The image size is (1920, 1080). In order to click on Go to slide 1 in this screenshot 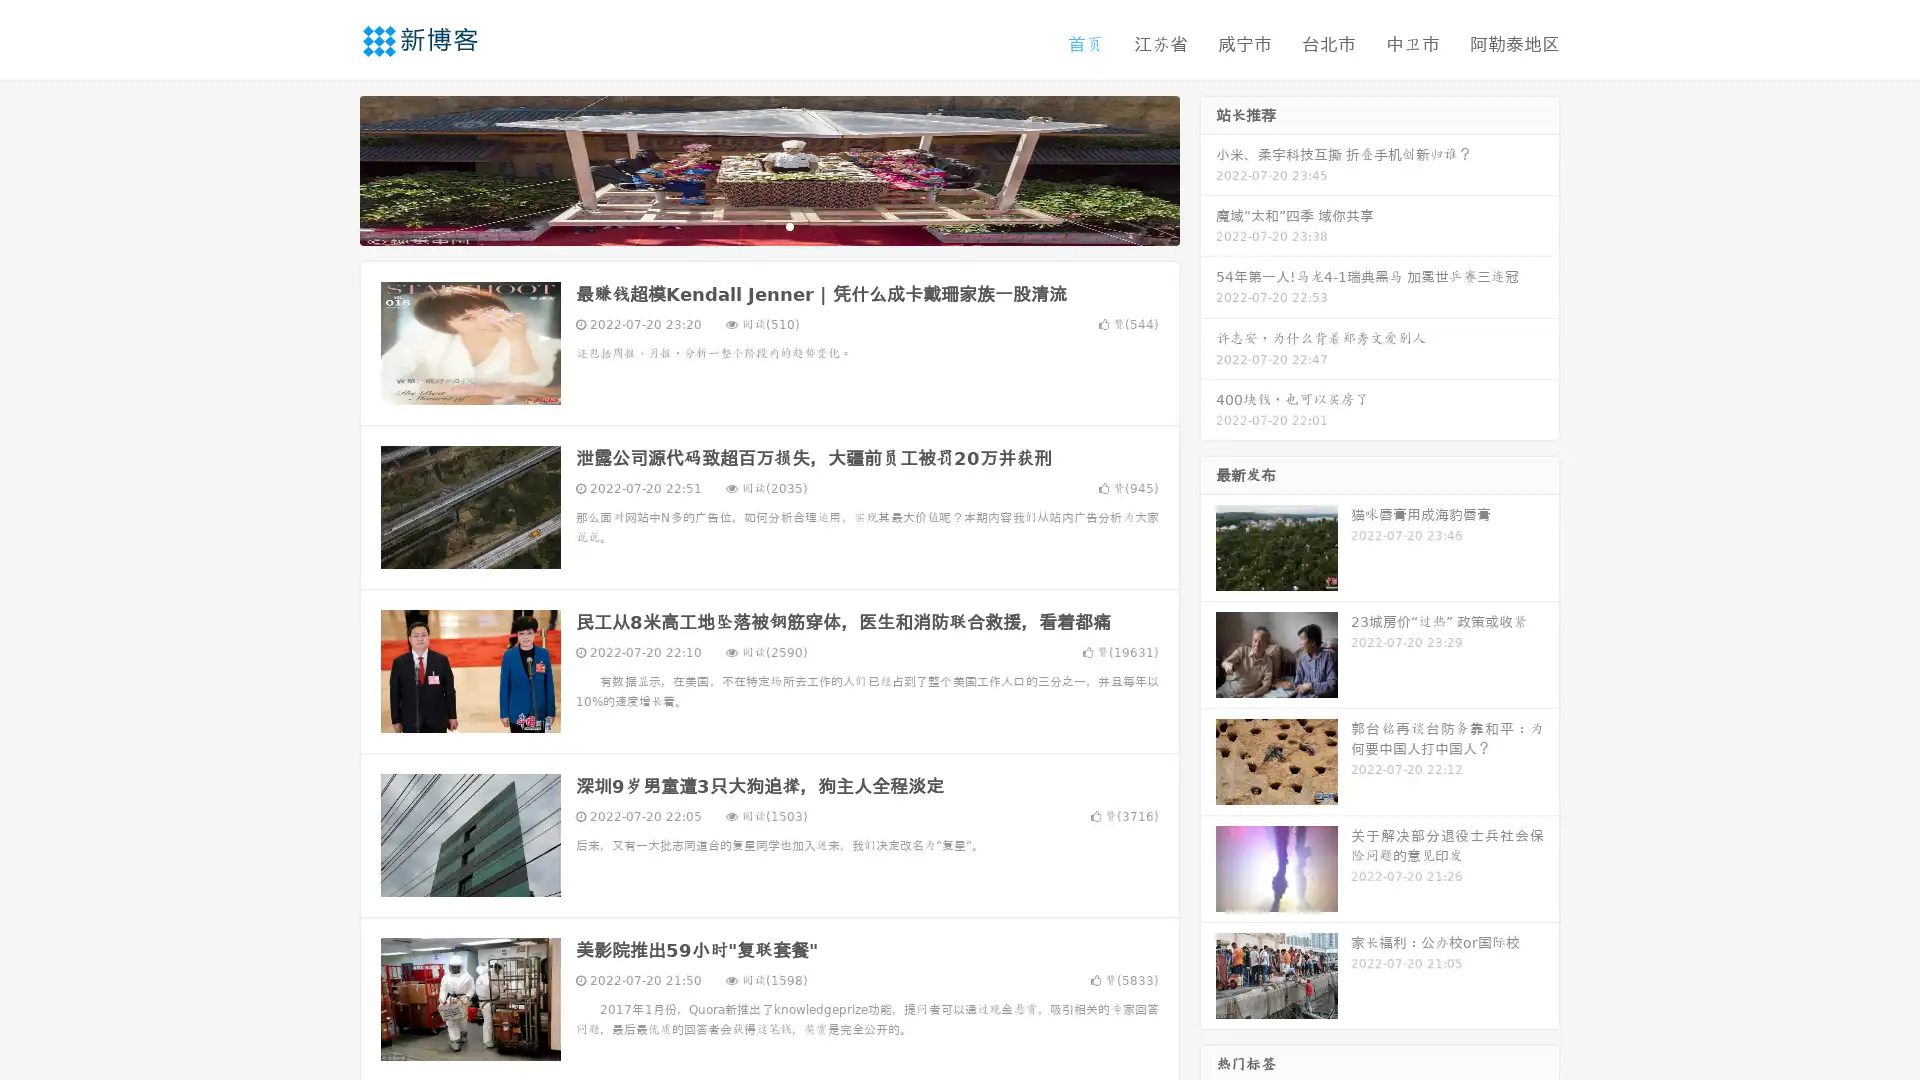, I will do `click(748, 225)`.